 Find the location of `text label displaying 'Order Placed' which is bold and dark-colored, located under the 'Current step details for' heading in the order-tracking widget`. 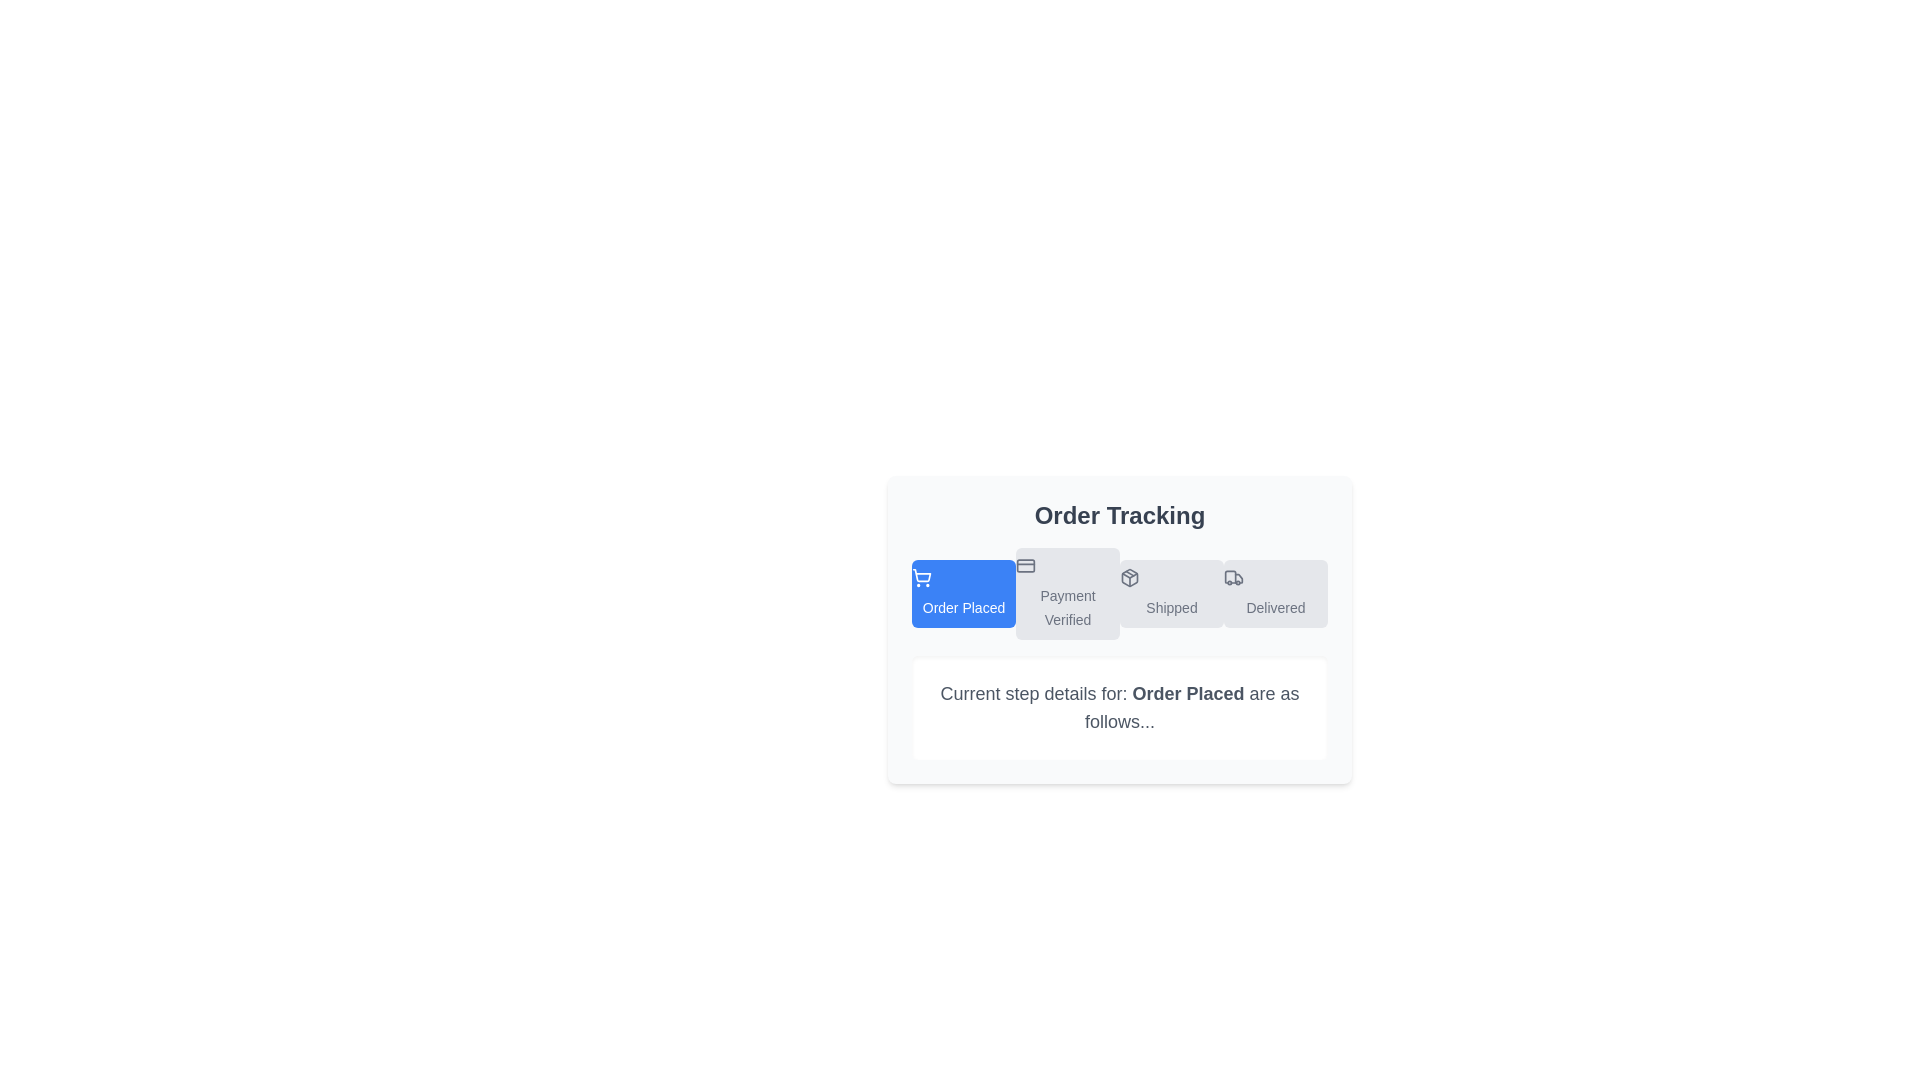

text label displaying 'Order Placed' which is bold and dark-colored, located under the 'Current step details for' heading in the order-tracking widget is located at coordinates (1188, 693).